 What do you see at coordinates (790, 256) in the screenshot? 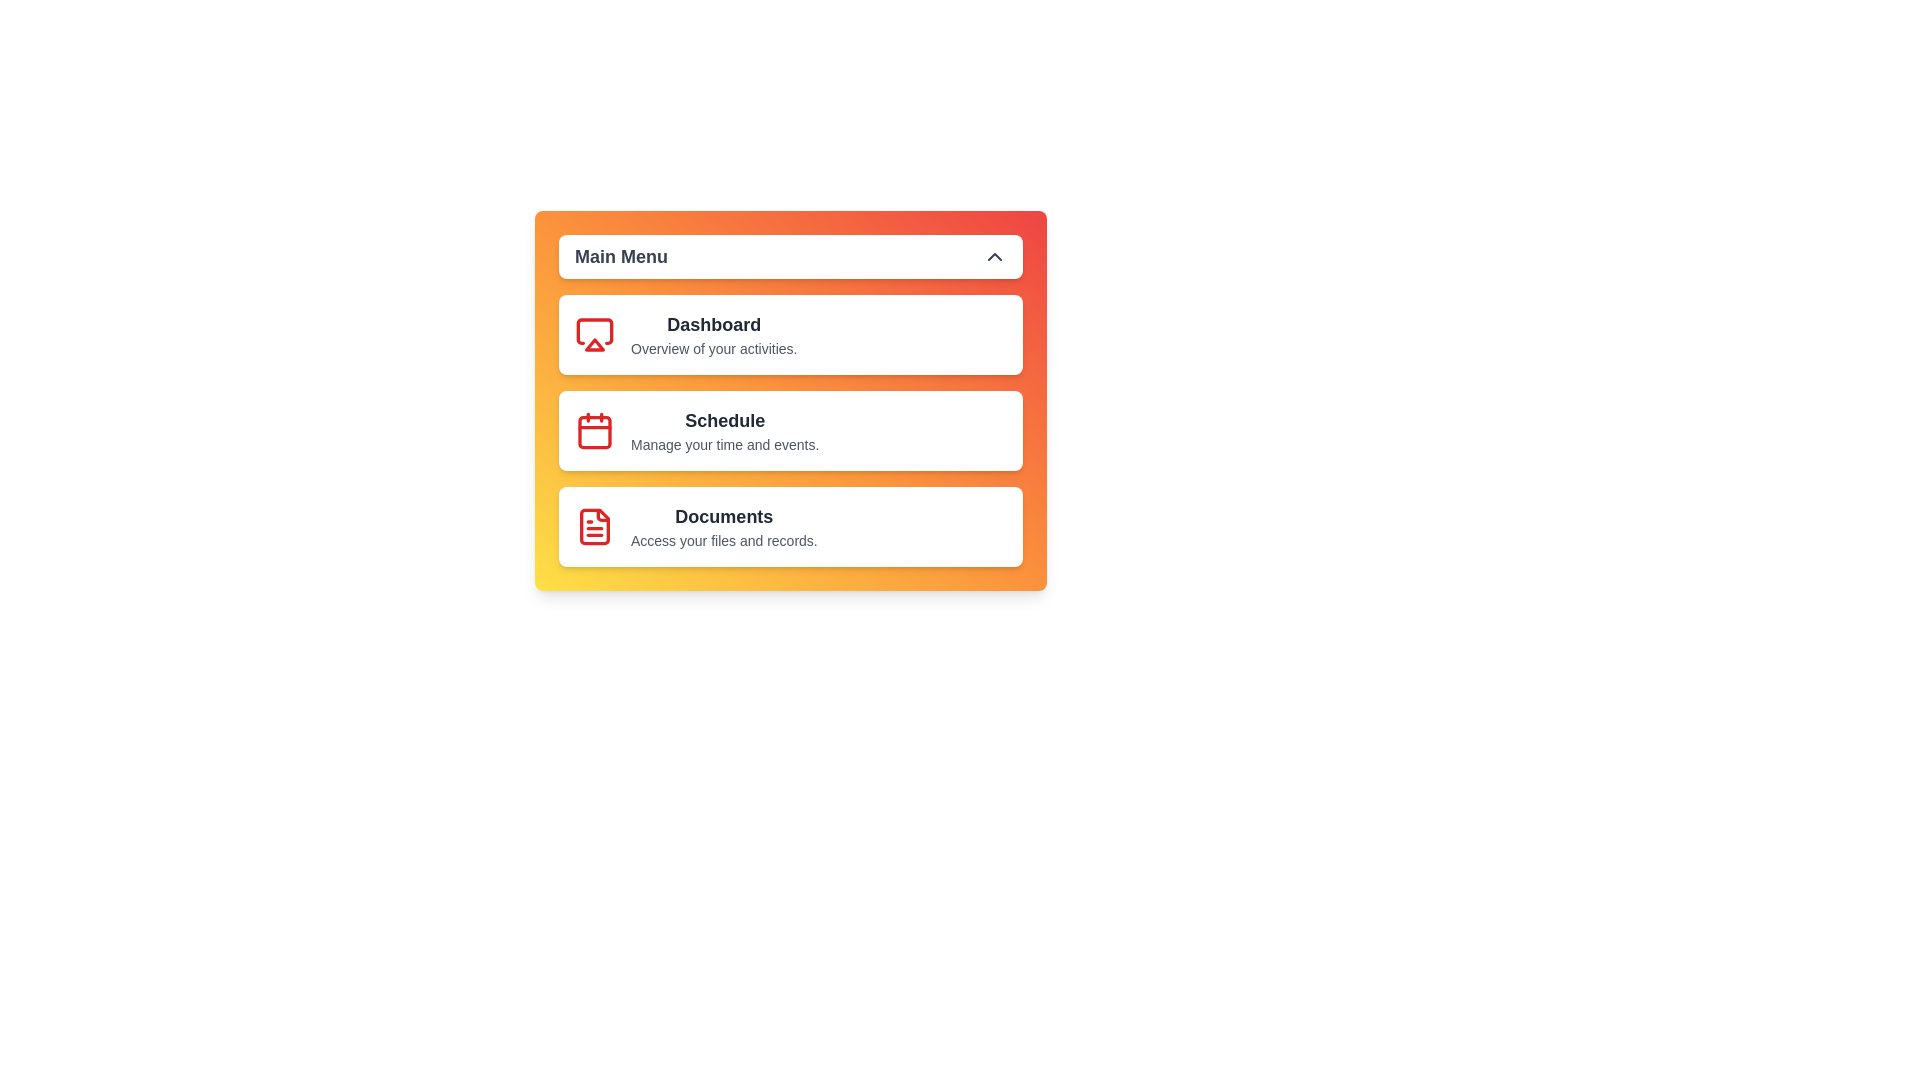
I see `the 'Main Menu' button to toggle the visibility of the menu` at bounding box center [790, 256].